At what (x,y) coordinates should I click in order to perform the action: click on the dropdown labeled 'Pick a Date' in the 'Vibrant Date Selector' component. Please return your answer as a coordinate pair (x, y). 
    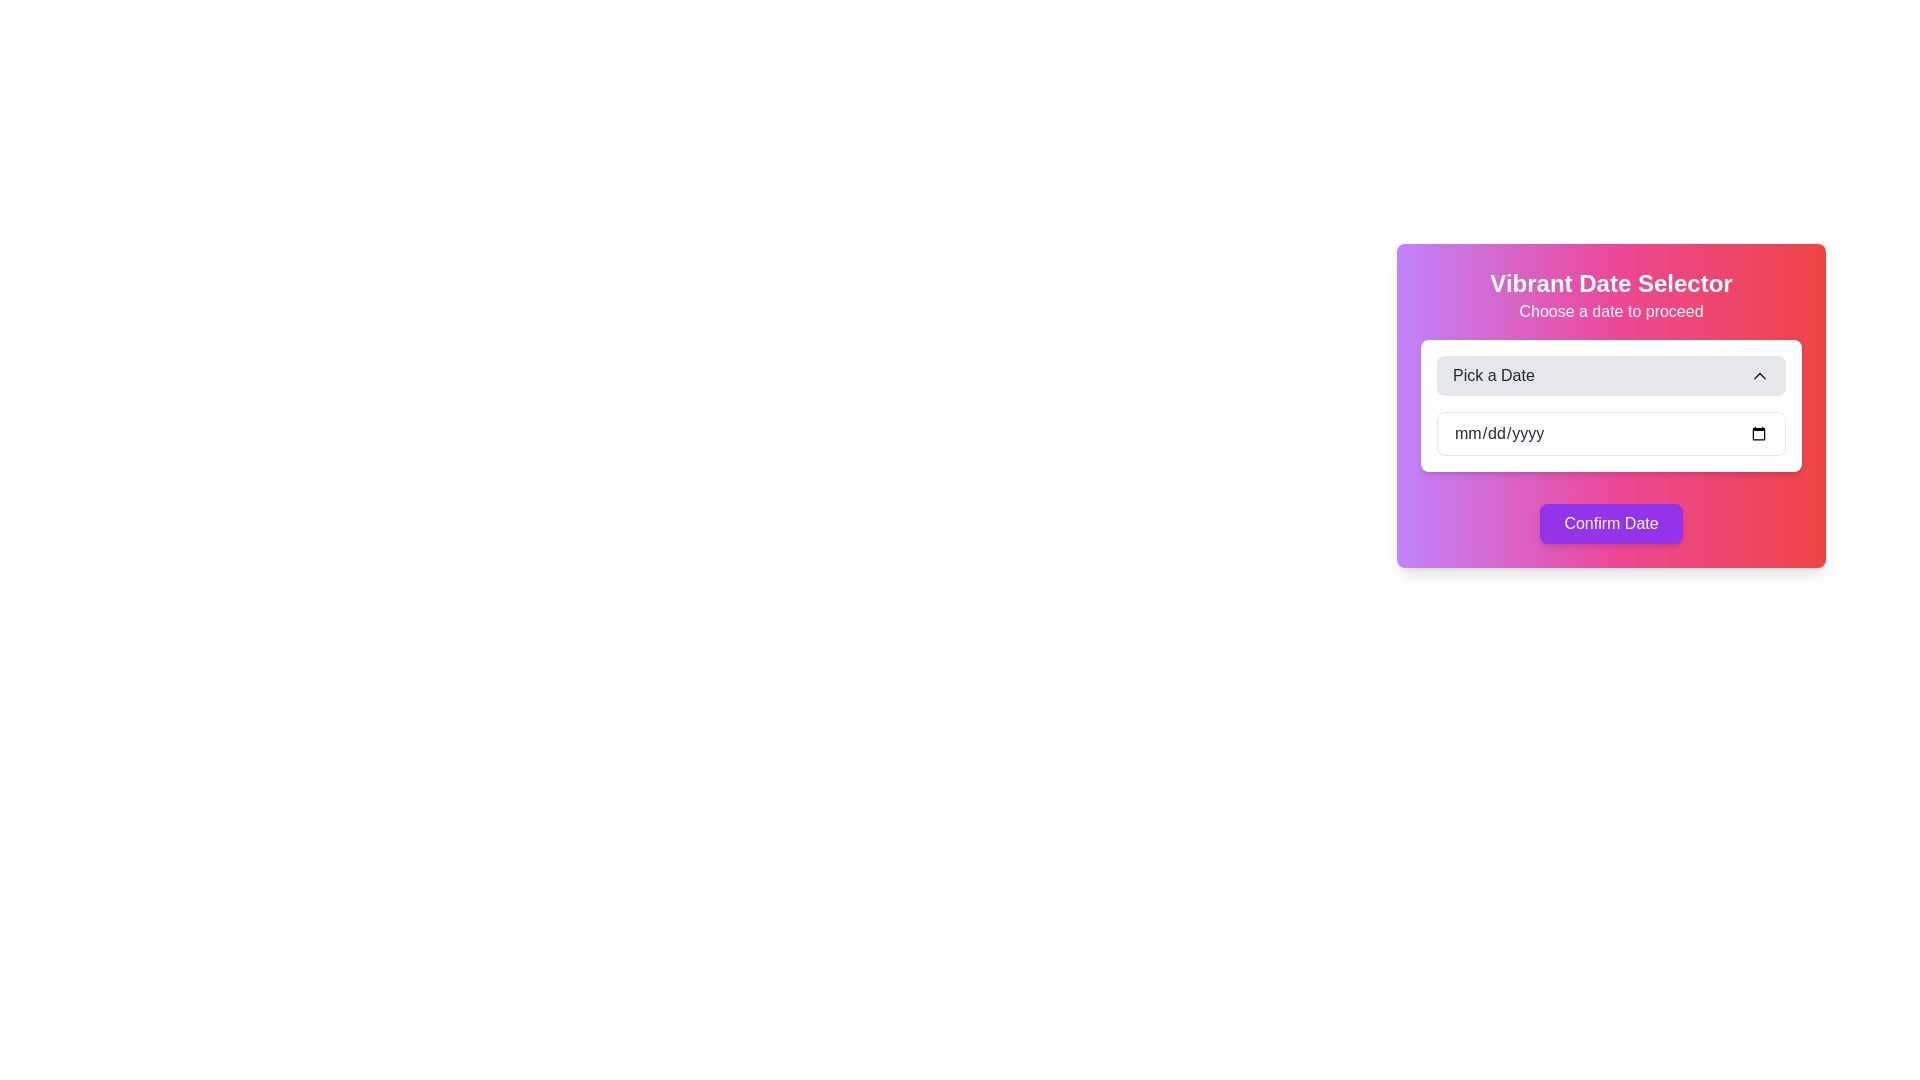
    Looking at the image, I should click on (1611, 405).